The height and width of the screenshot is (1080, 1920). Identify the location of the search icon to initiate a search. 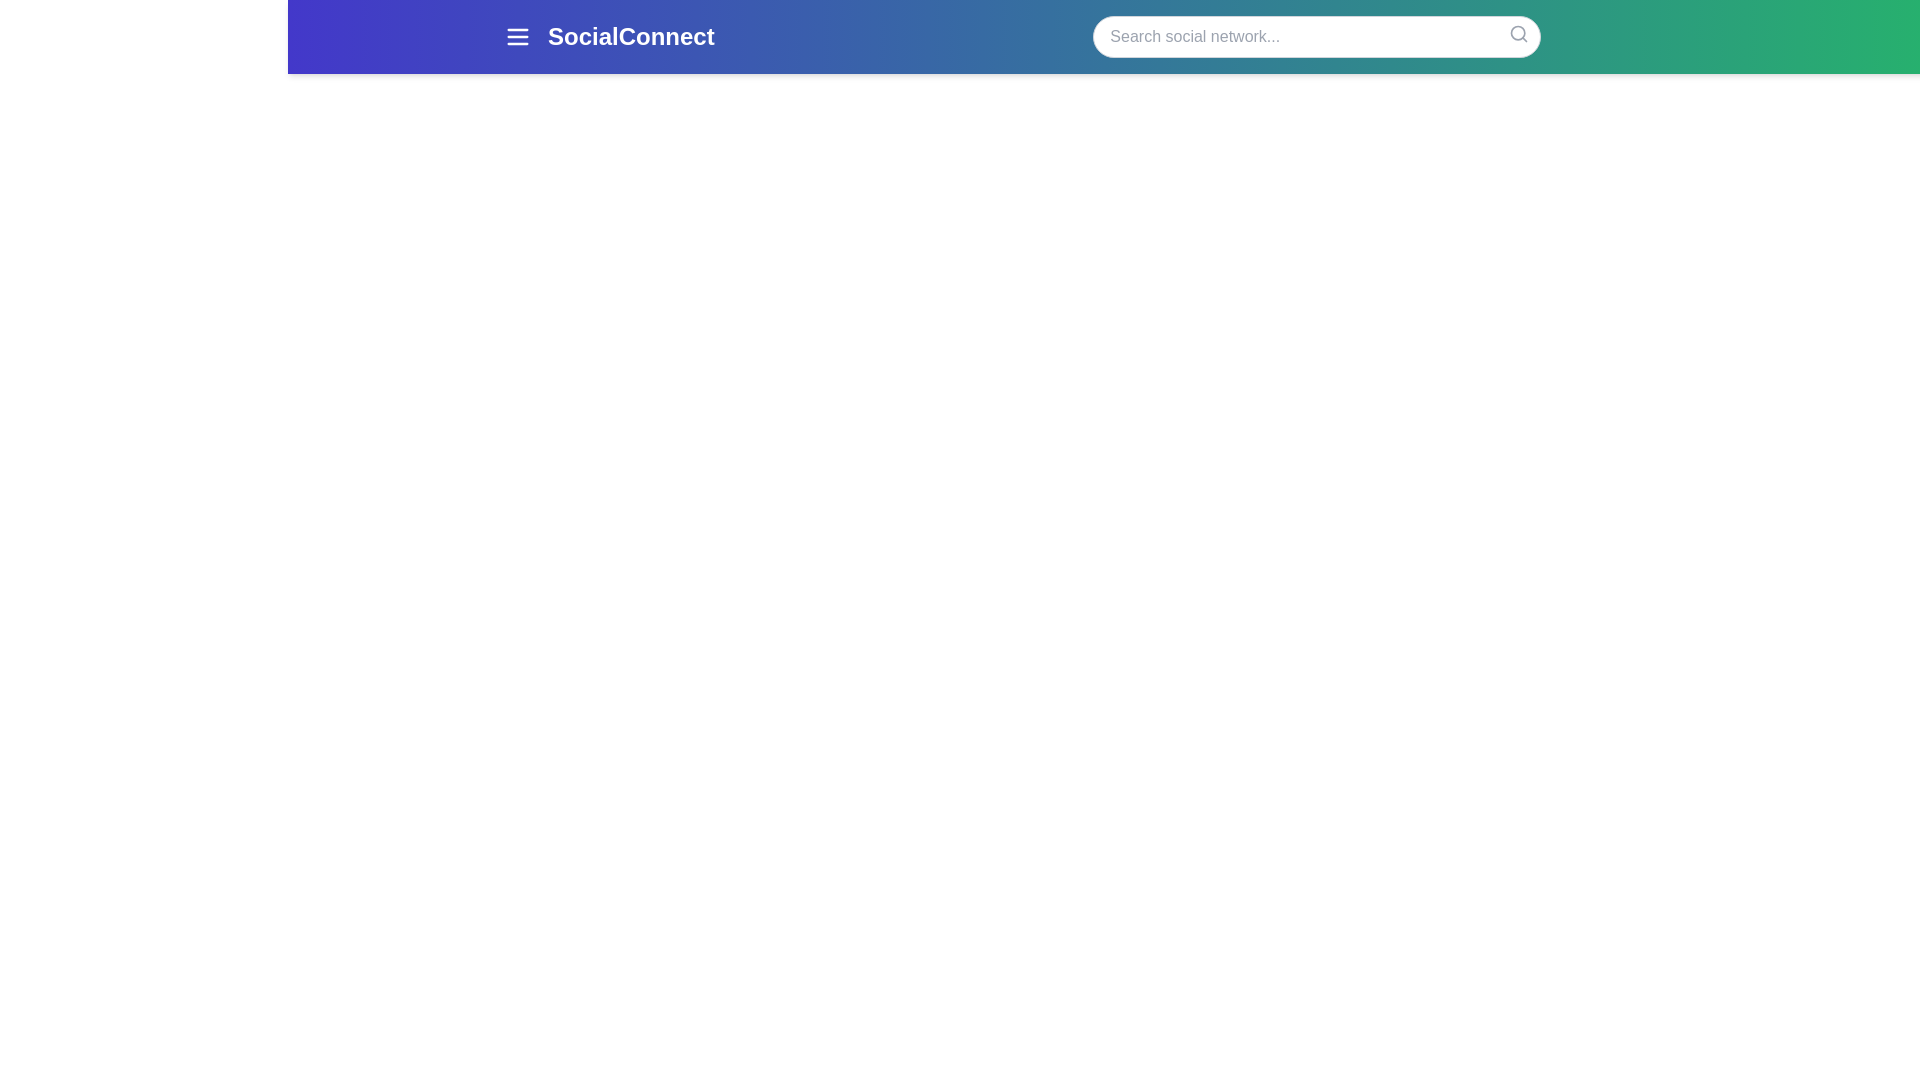
(1518, 34).